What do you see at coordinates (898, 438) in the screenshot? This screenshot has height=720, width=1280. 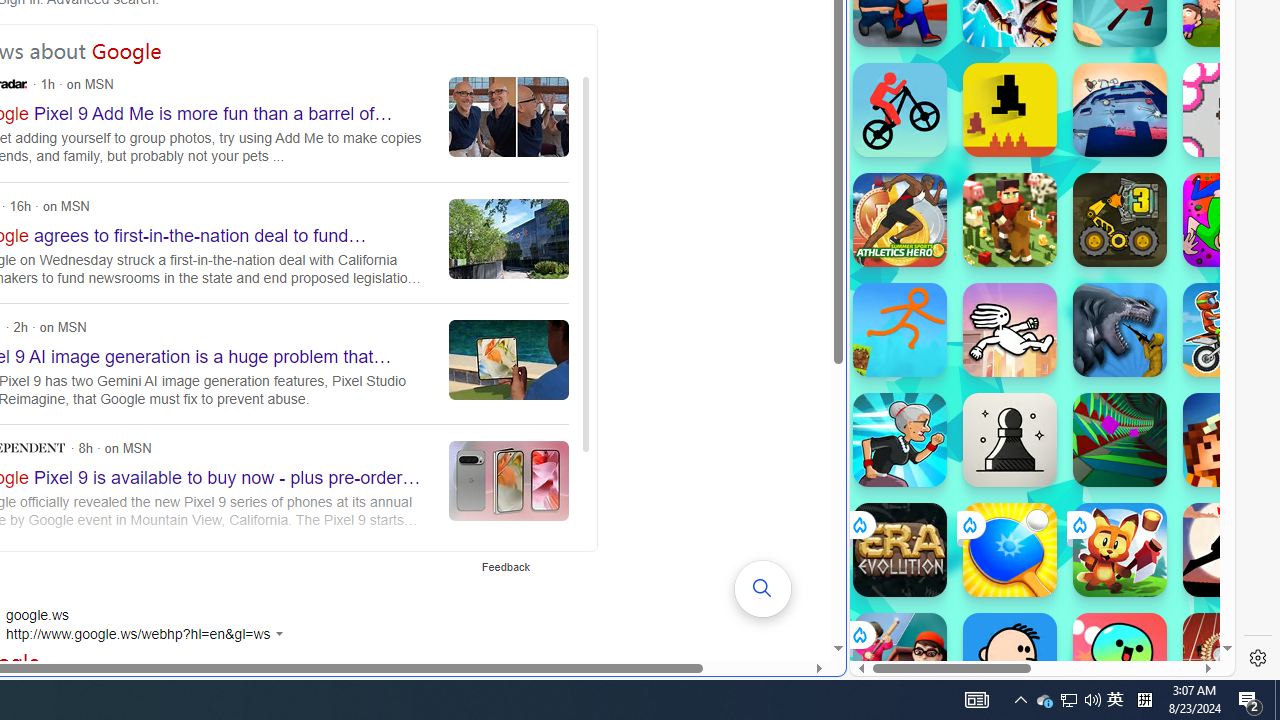 I see `'Angry Gran Run Angry Gran Run'` at bounding box center [898, 438].